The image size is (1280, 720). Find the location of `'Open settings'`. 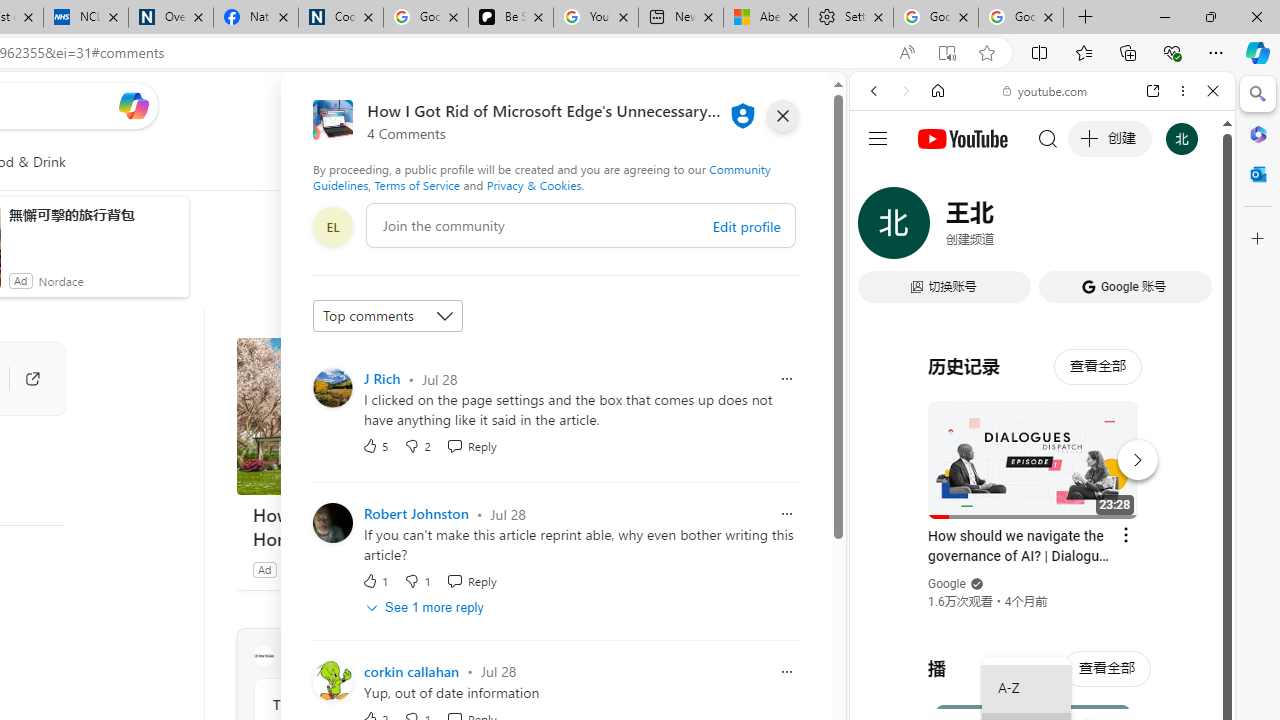

'Open settings' is located at coordinates (785, 105).